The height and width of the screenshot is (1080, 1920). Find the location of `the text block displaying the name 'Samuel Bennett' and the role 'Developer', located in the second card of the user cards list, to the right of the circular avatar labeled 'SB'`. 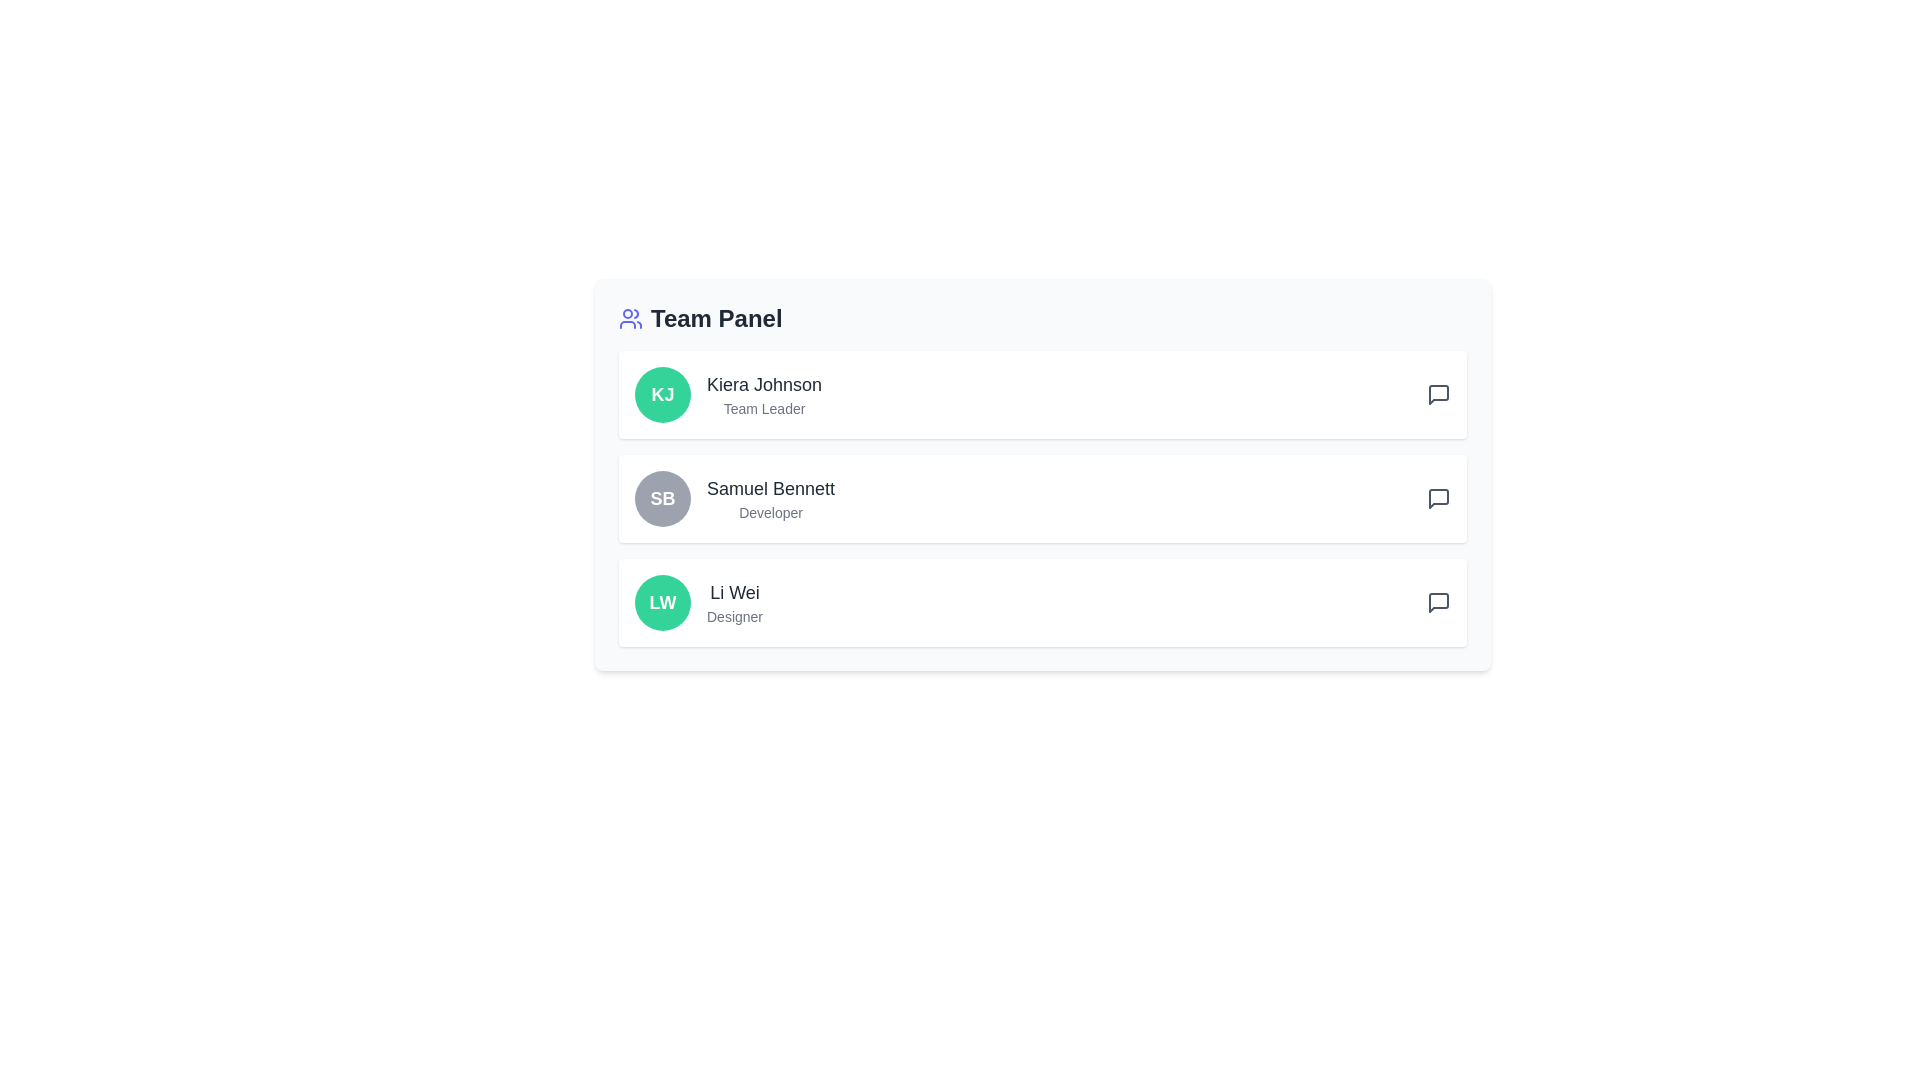

the text block displaying the name 'Samuel Bennett' and the role 'Developer', located in the second card of the user cards list, to the right of the circular avatar labeled 'SB' is located at coordinates (770, 497).